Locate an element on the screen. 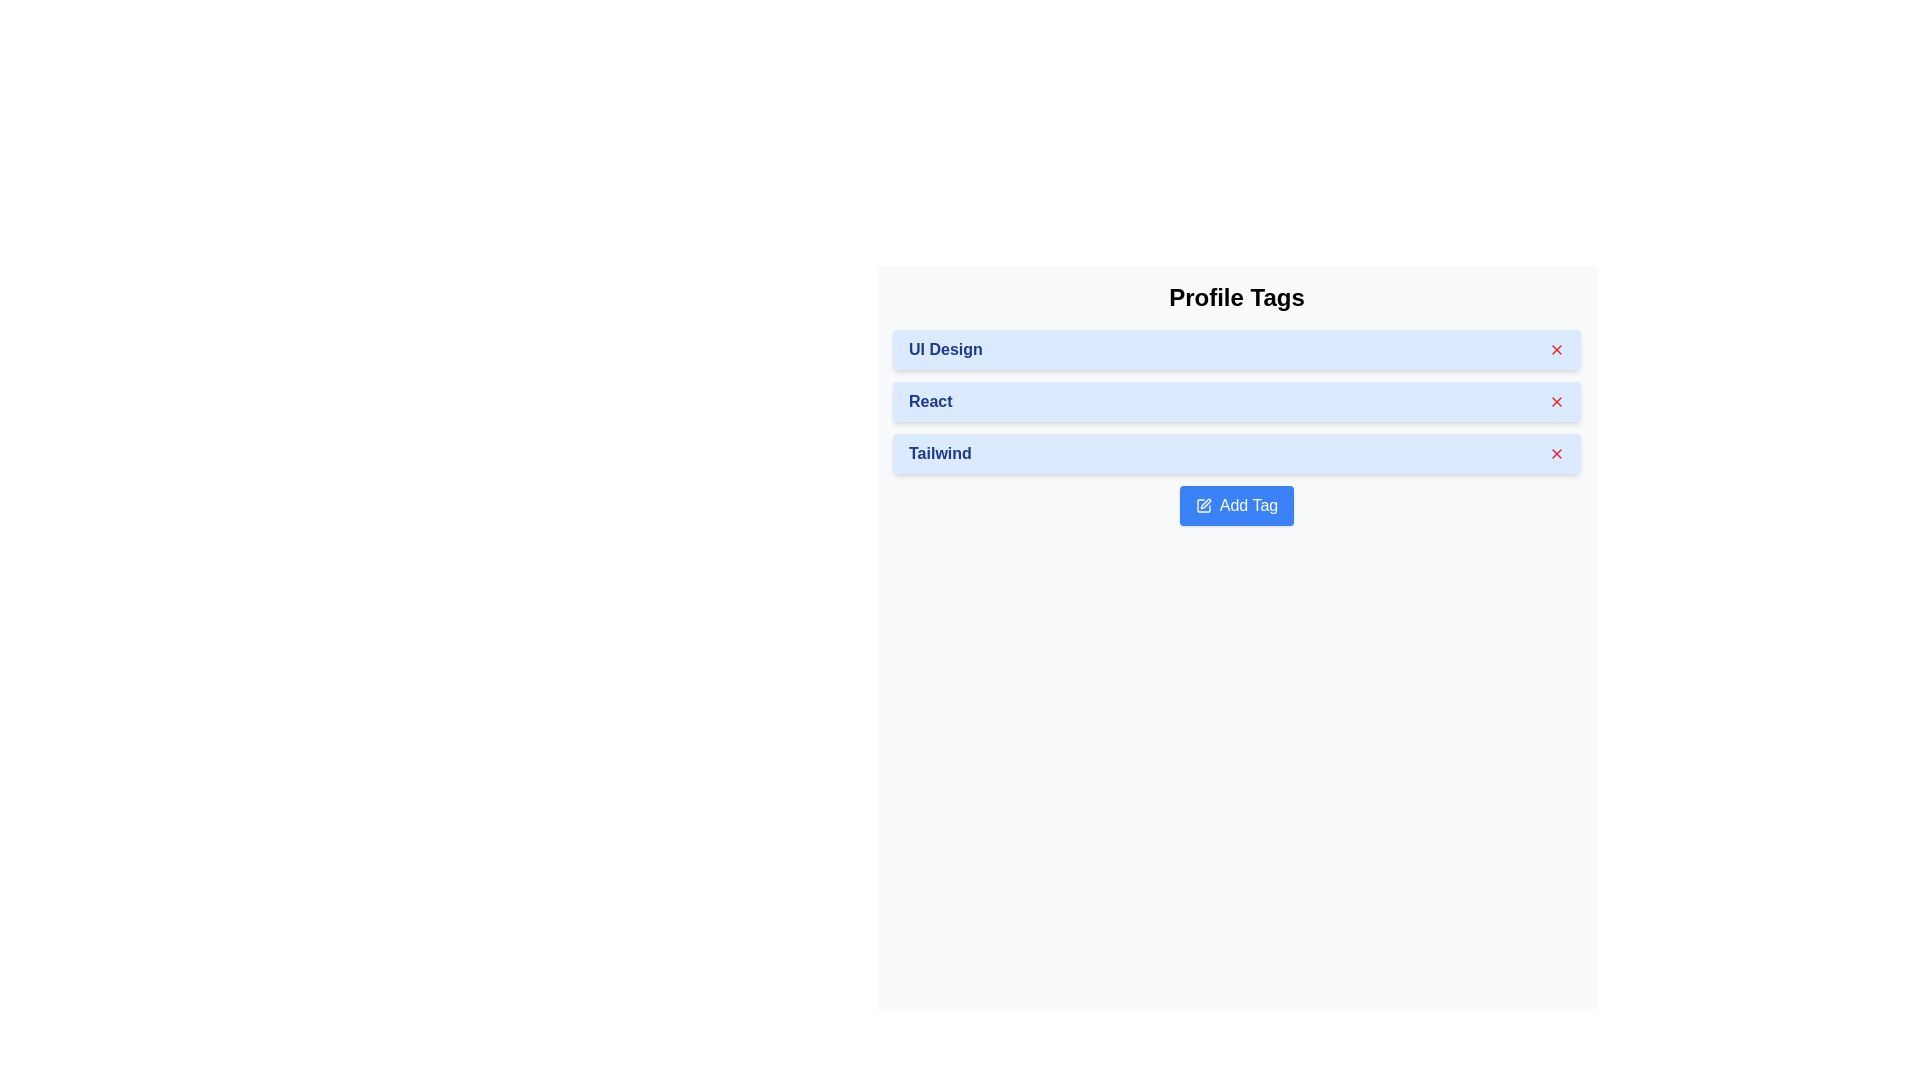 The image size is (1920, 1080). the 'Tailwind' tag, which is the third tag under 'Profile Tags' in the interface, to interact with its options is located at coordinates (1236, 454).